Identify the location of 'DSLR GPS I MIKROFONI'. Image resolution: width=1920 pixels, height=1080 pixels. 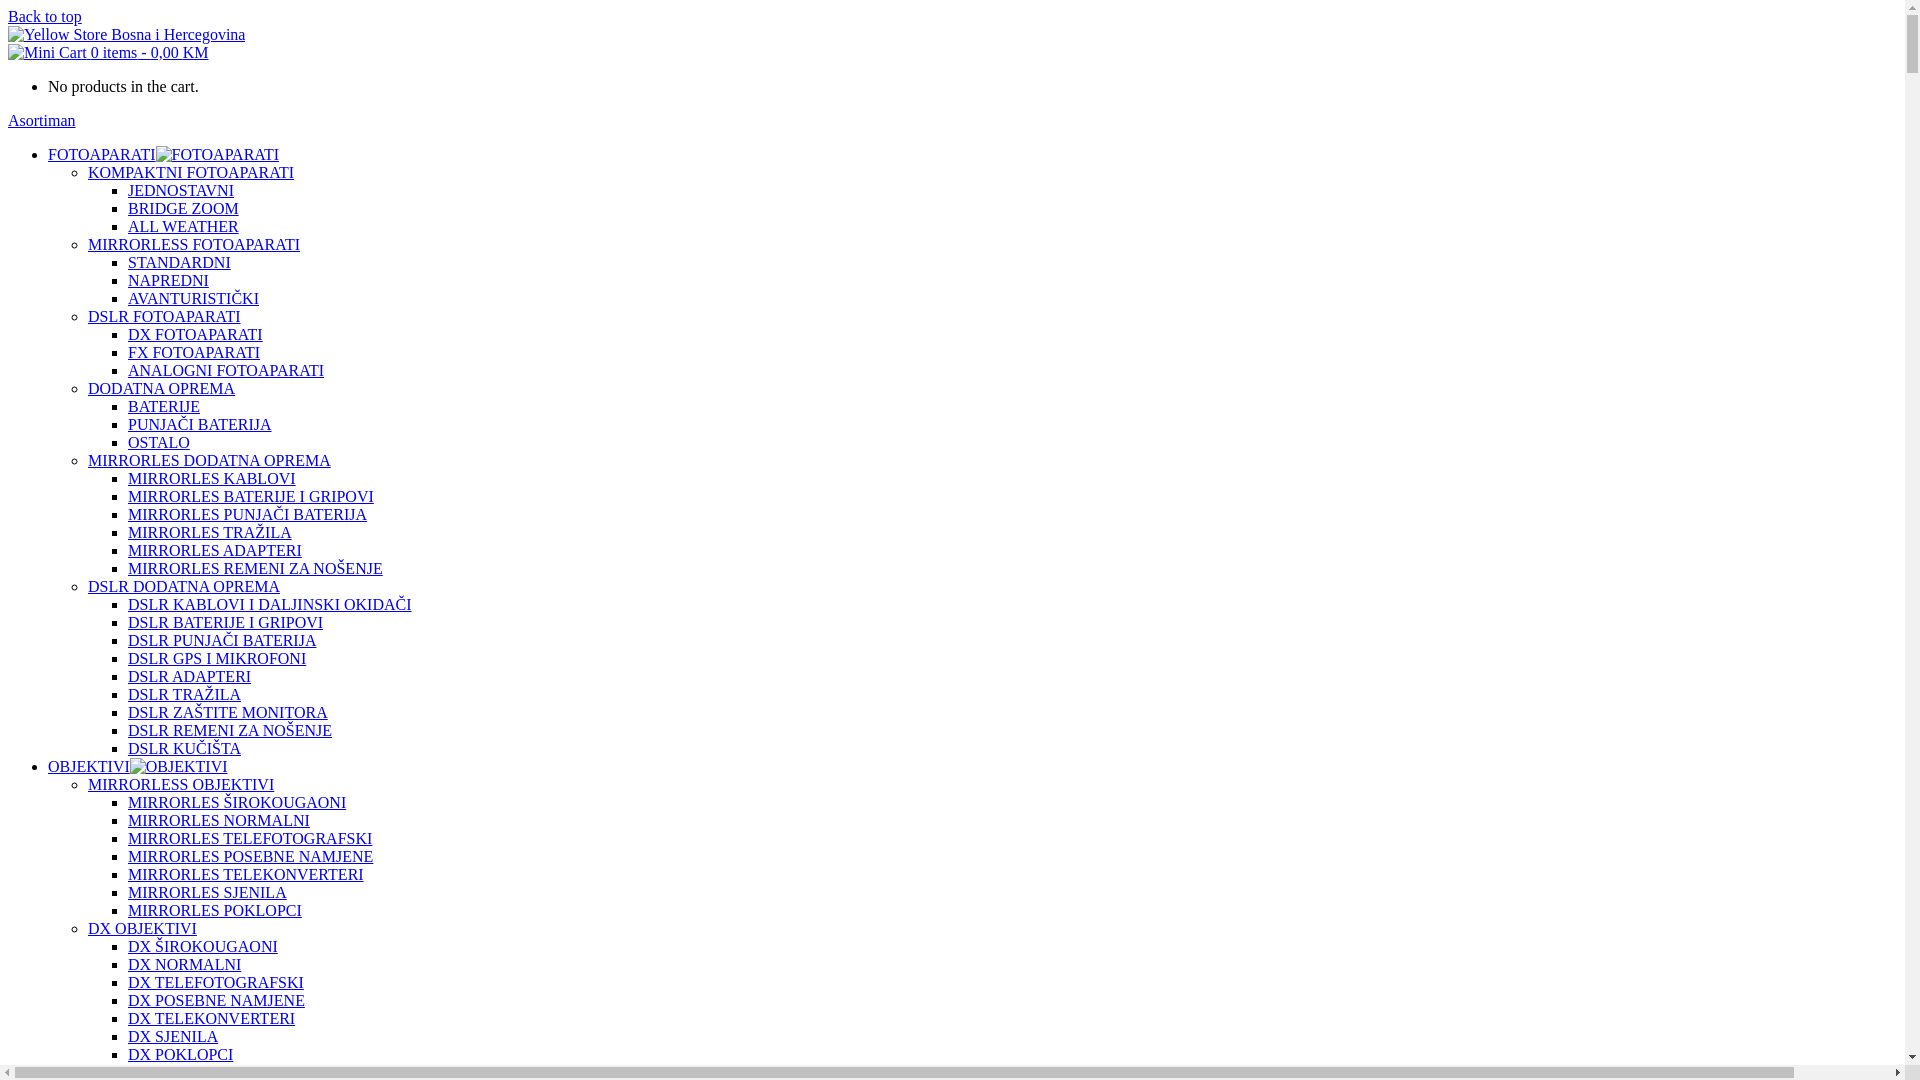
(216, 658).